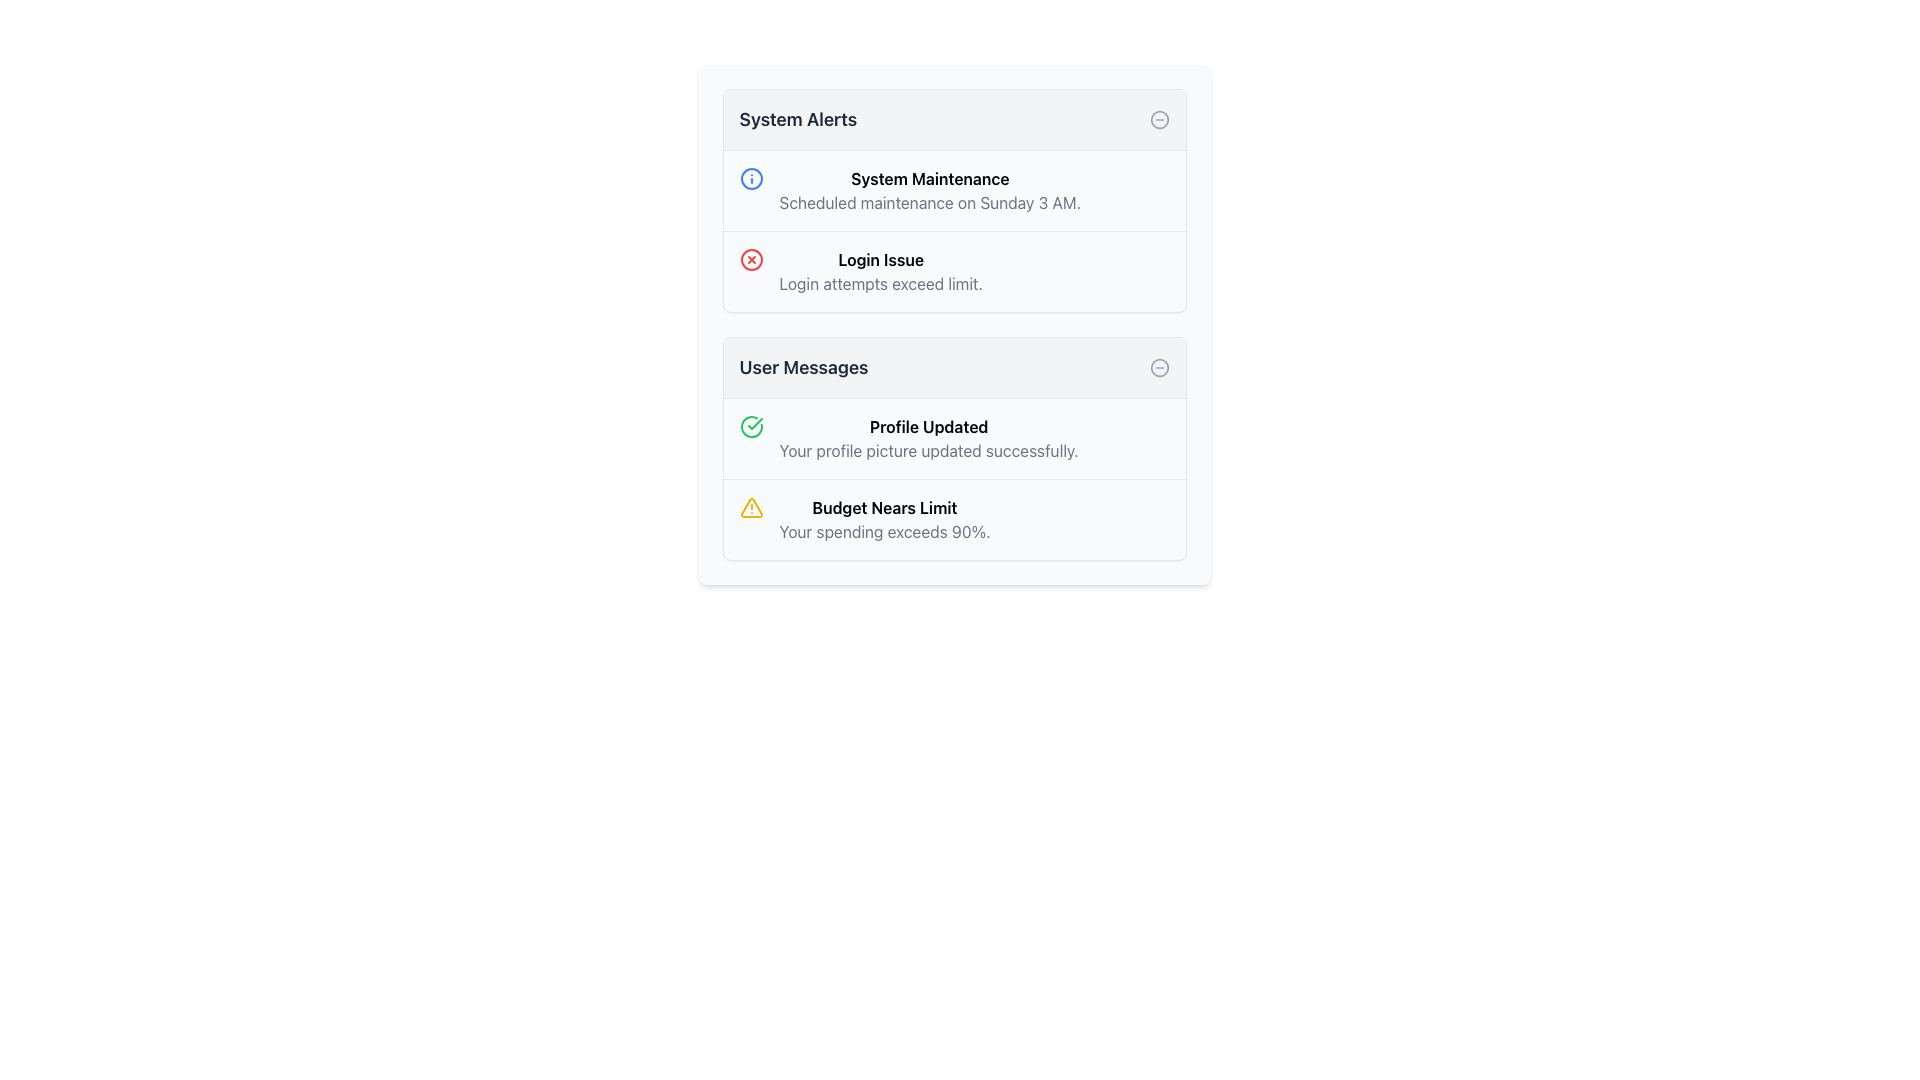  Describe the element at coordinates (750, 426) in the screenshot. I see `the success indicator icon located to the left of the 'Profile Updated' text in the 'User Messages' section` at that location.